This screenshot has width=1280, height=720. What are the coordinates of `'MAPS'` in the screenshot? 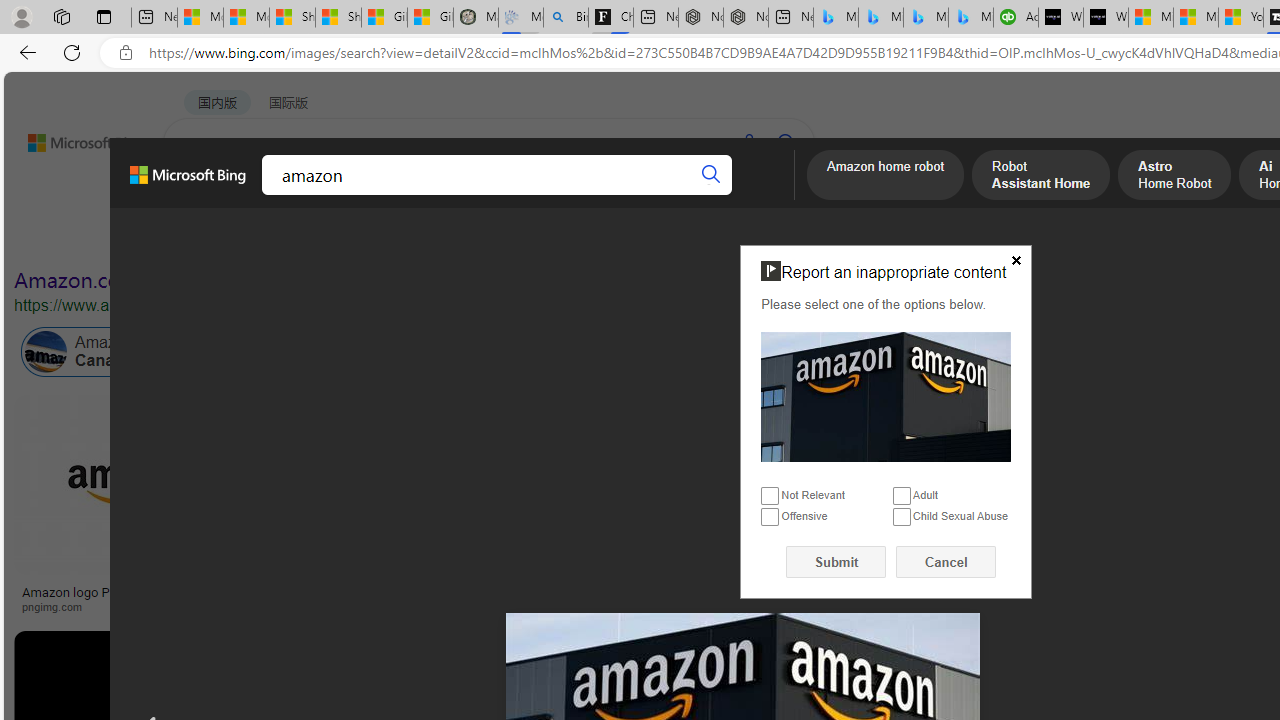 It's located at (698, 195).